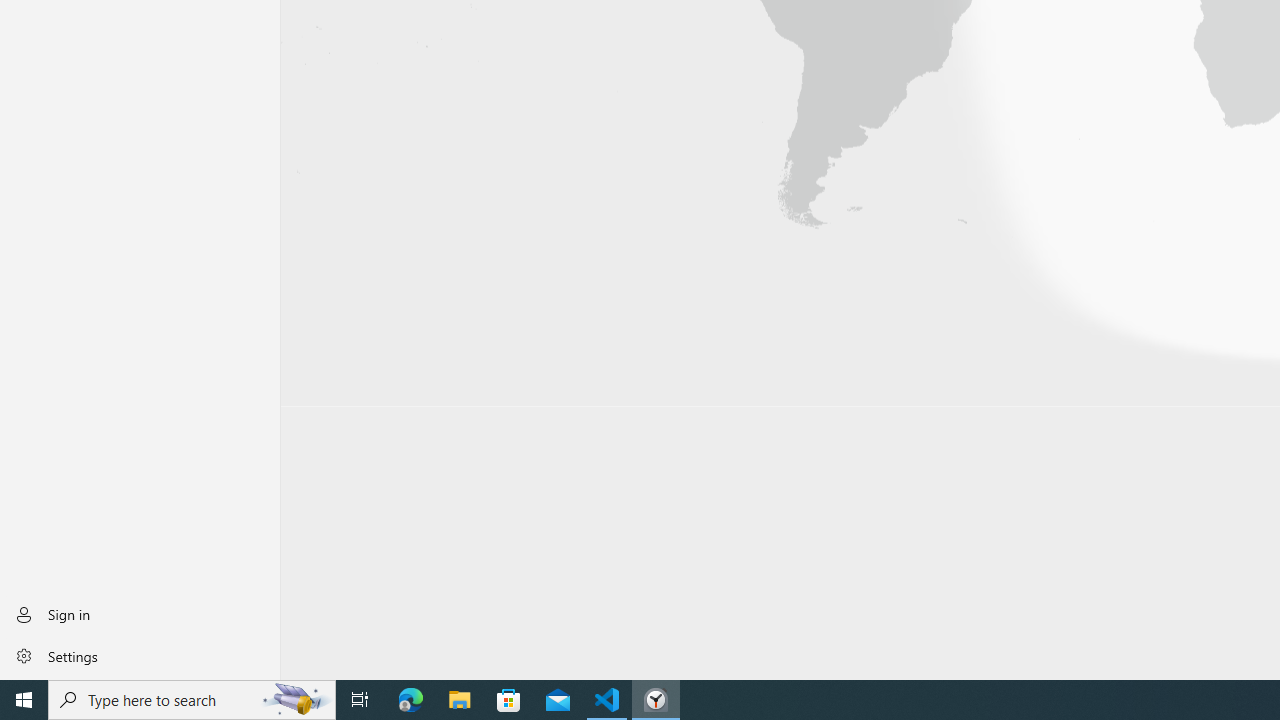 The width and height of the screenshot is (1280, 720). What do you see at coordinates (139, 613) in the screenshot?
I see `'Sign in'` at bounding box center [139, 613].